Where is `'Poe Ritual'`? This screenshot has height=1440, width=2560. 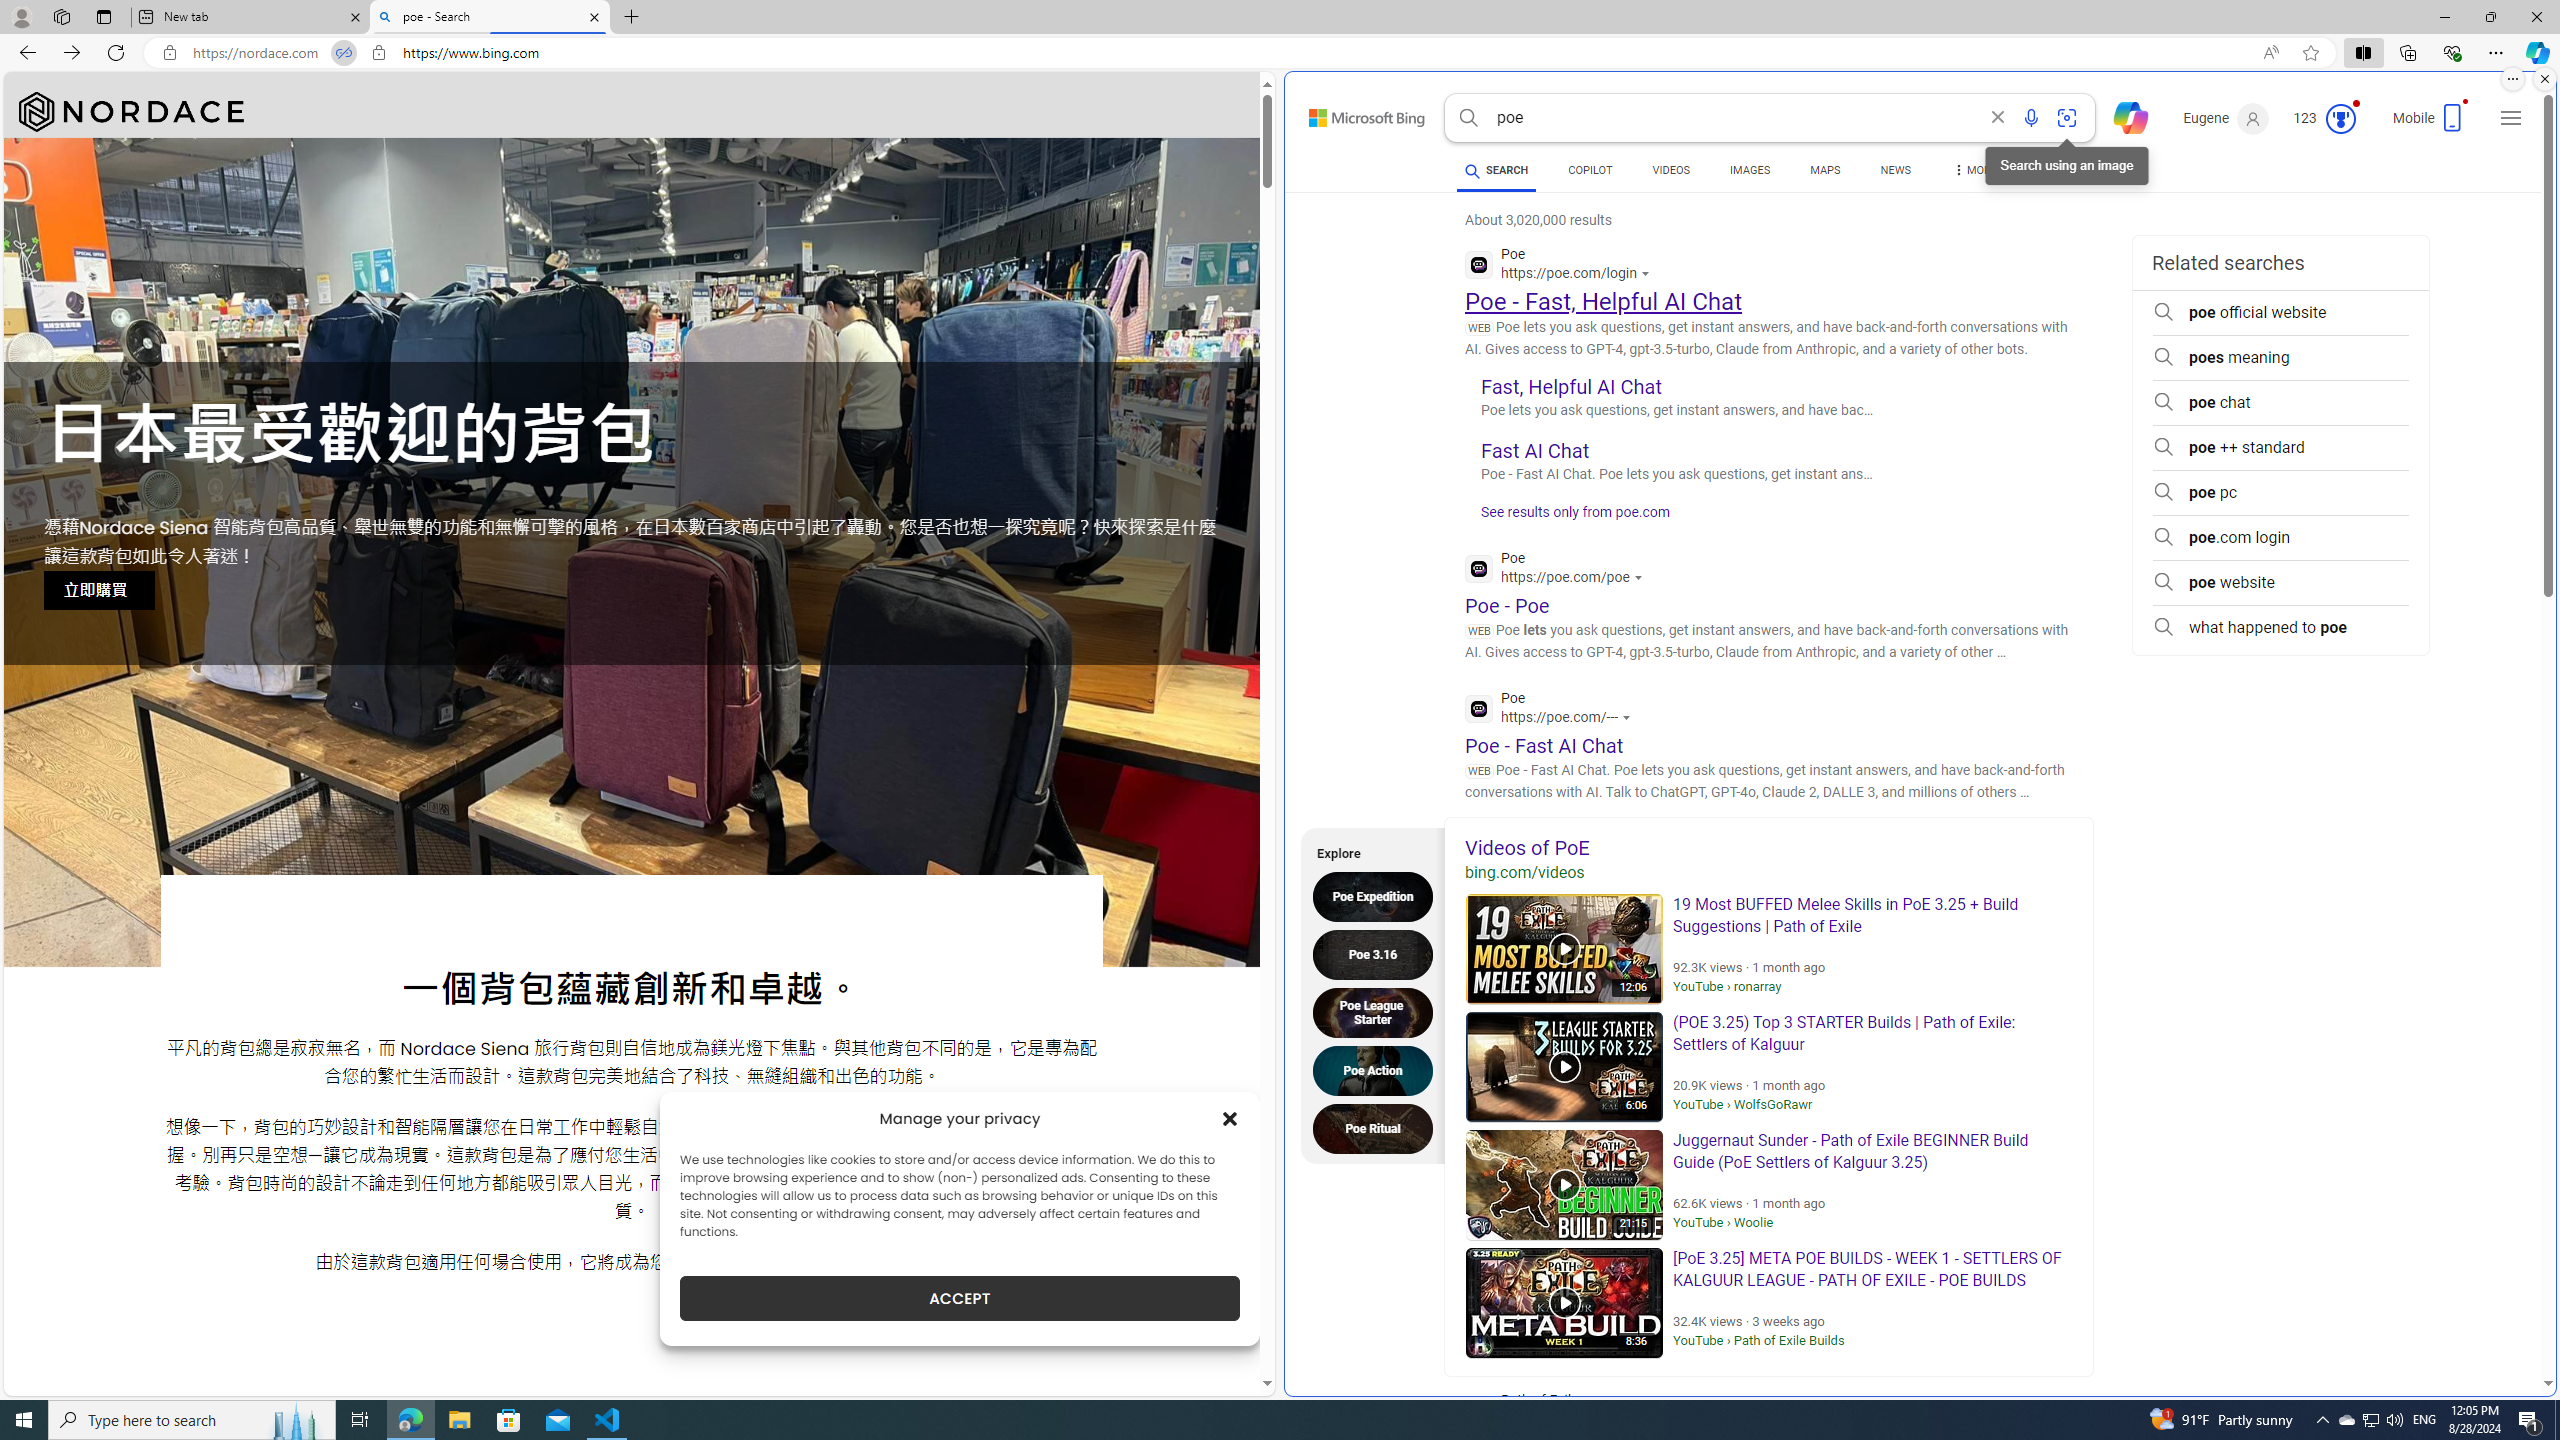
'Poe Ritual' is located at coordinates (1377, 1127).